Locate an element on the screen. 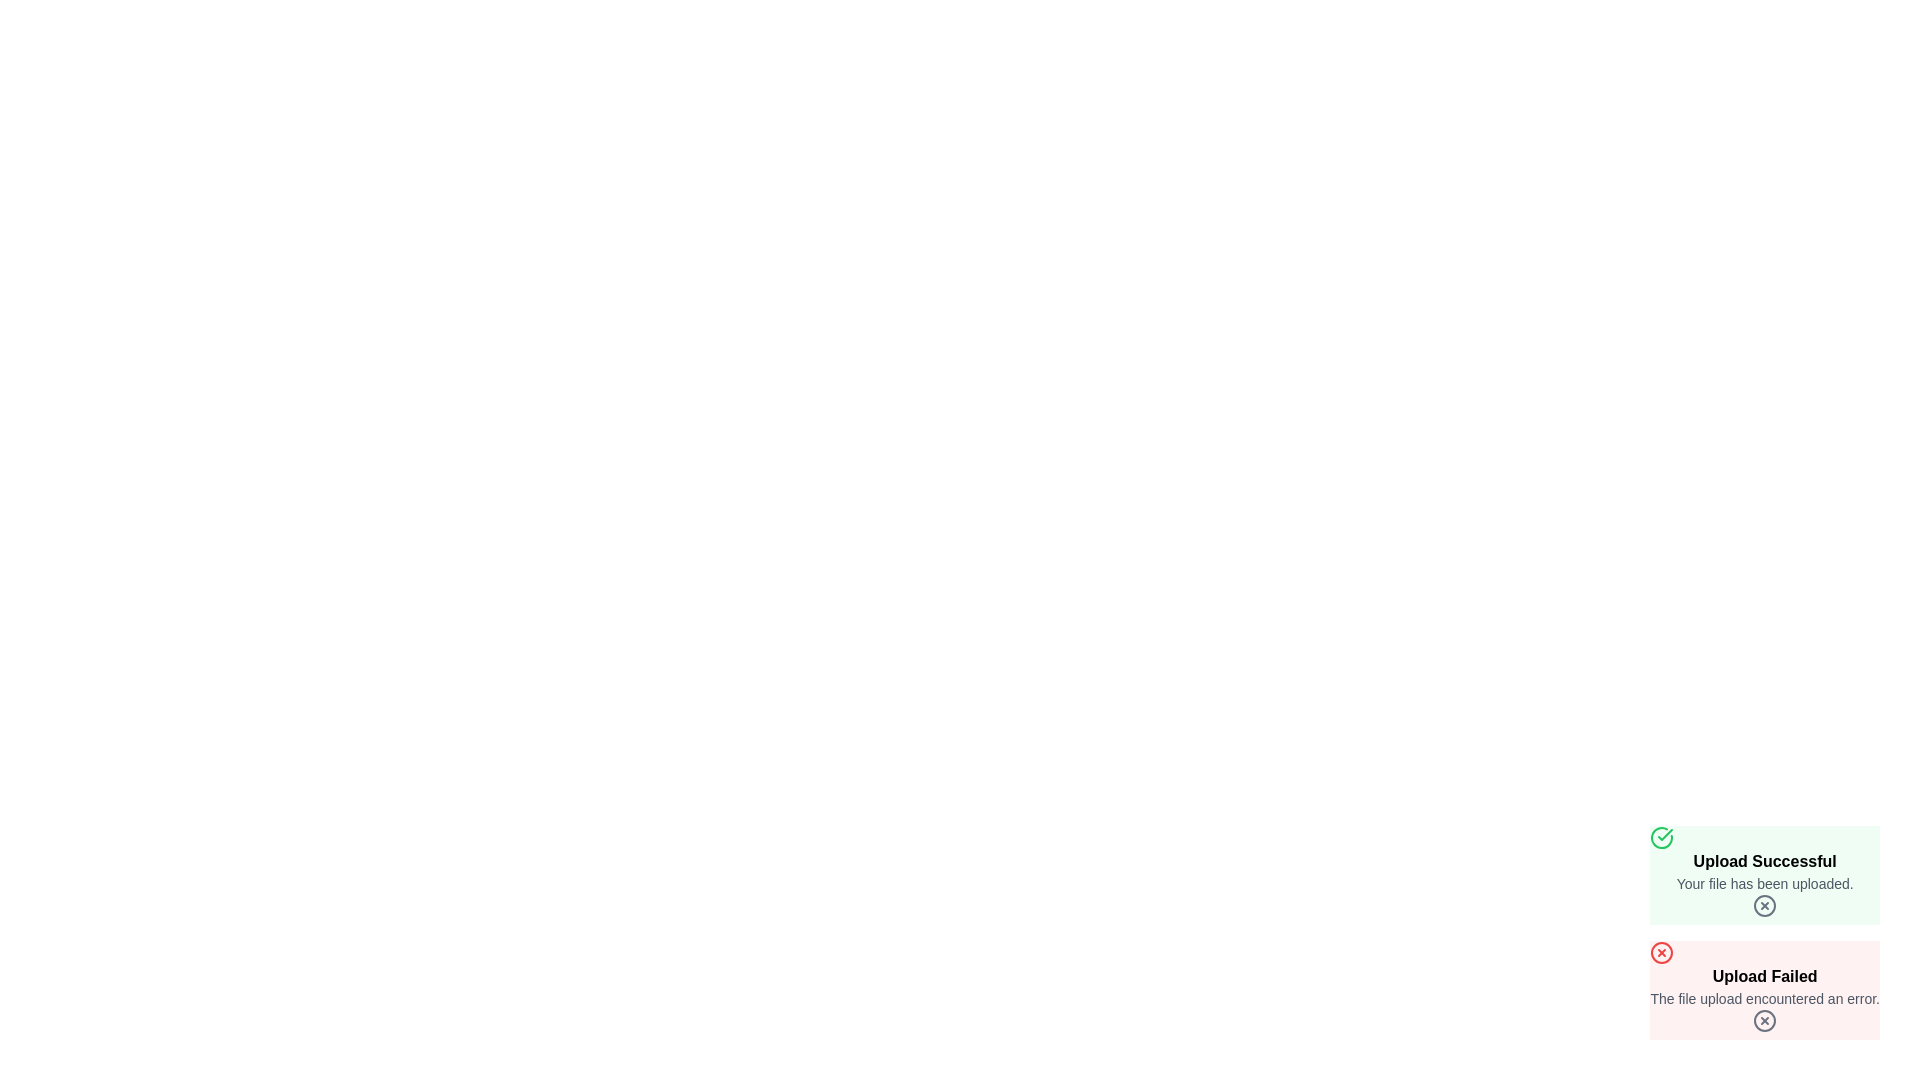 This screenshot has height=1080, width=1920. close button for the notification with title Upload Successful is located at coordinates (1765, 906).